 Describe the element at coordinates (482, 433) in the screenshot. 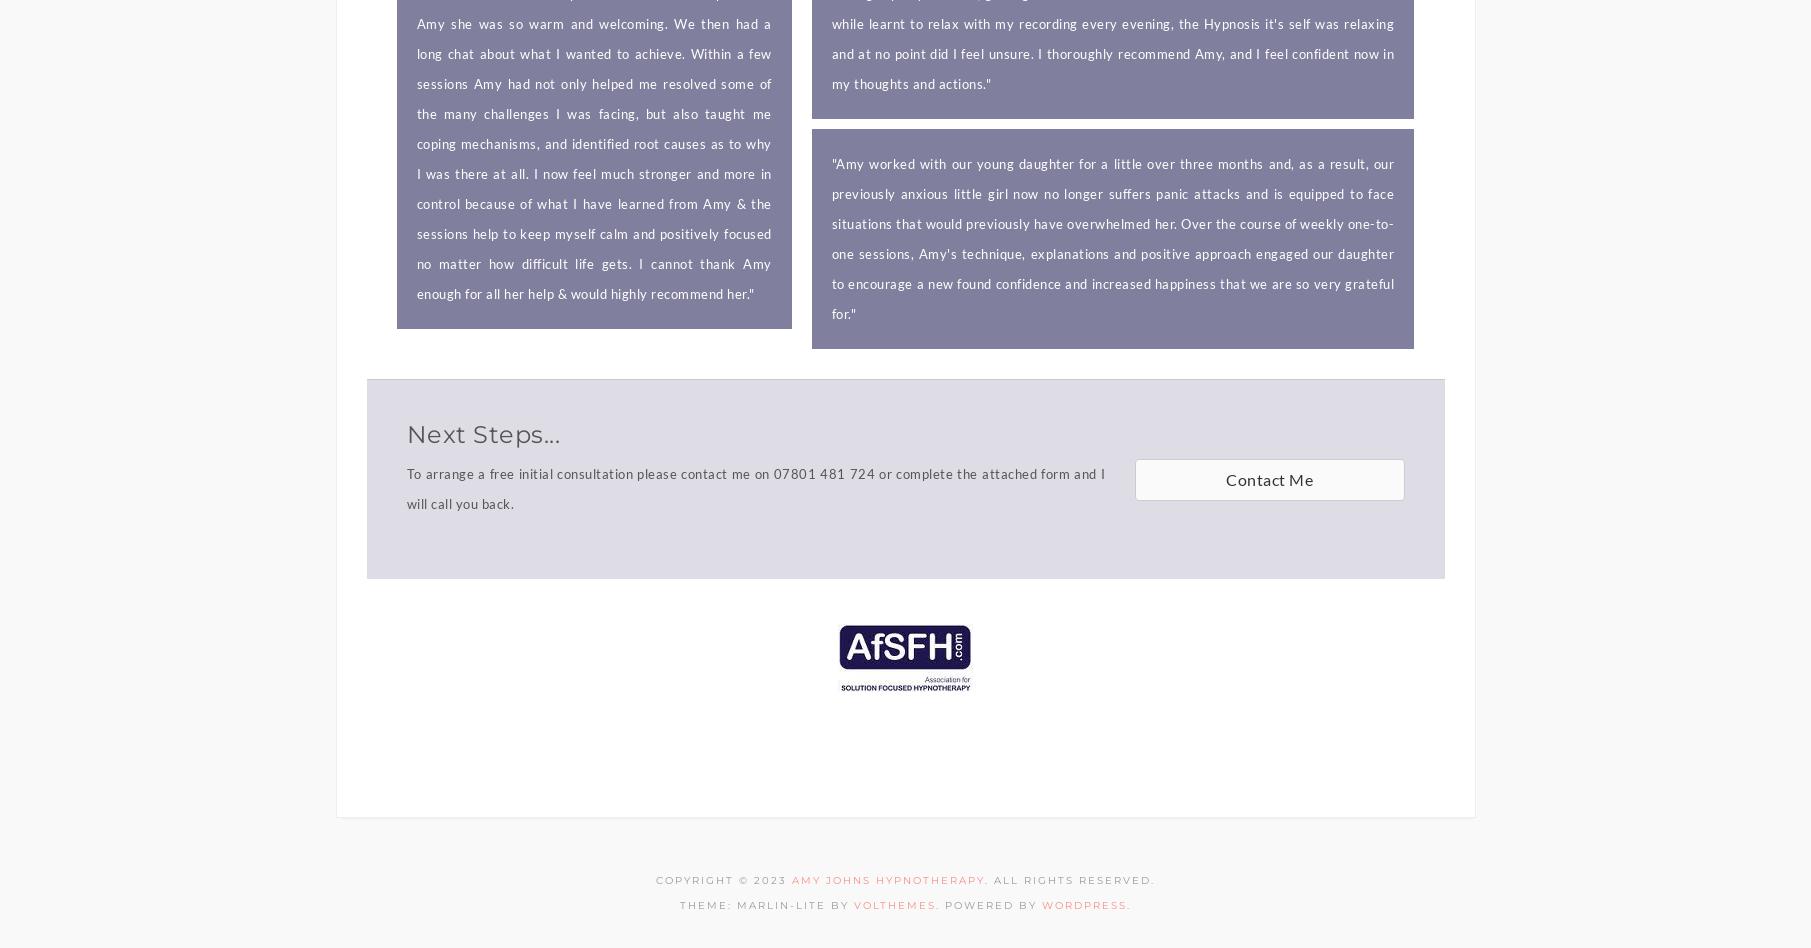

I see `'Next Steps...'` at that location.